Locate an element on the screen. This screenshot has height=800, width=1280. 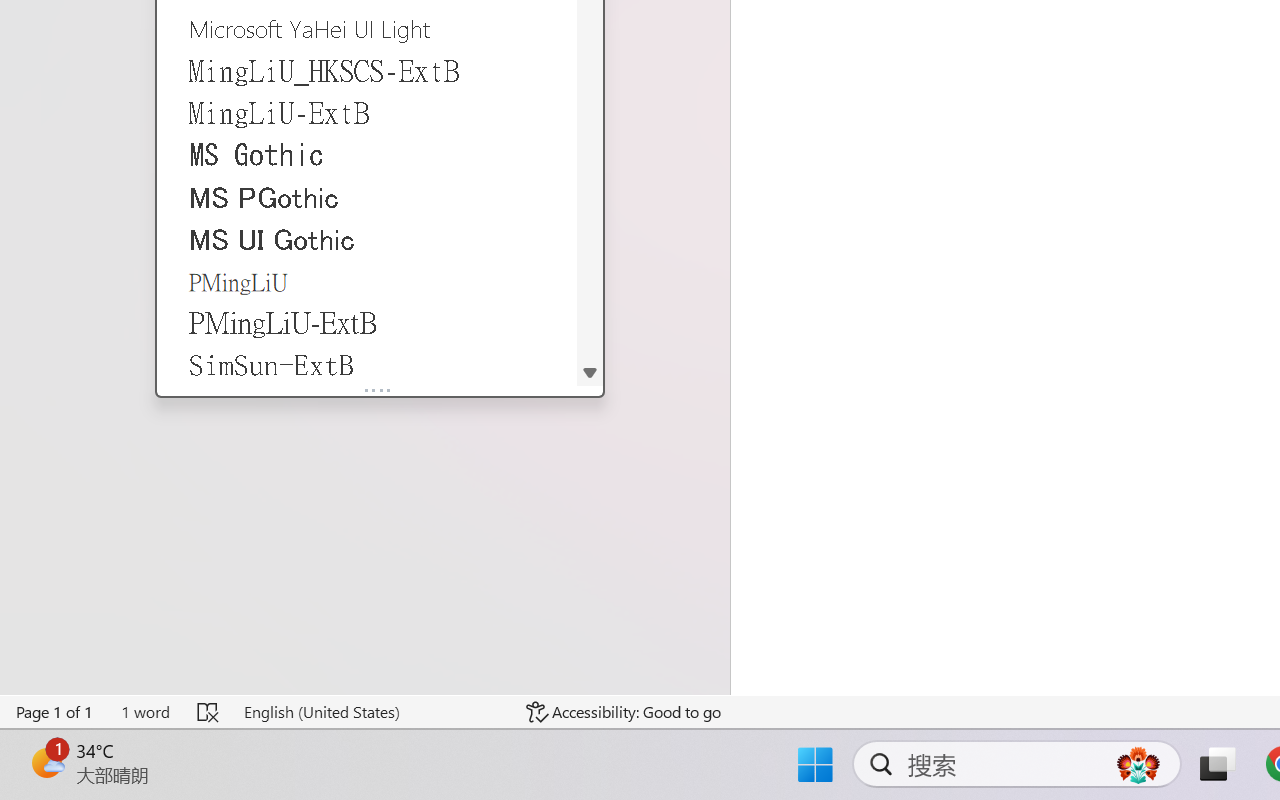
'Microsoft YaHei UI Light' is located at coordinates (367, 28).